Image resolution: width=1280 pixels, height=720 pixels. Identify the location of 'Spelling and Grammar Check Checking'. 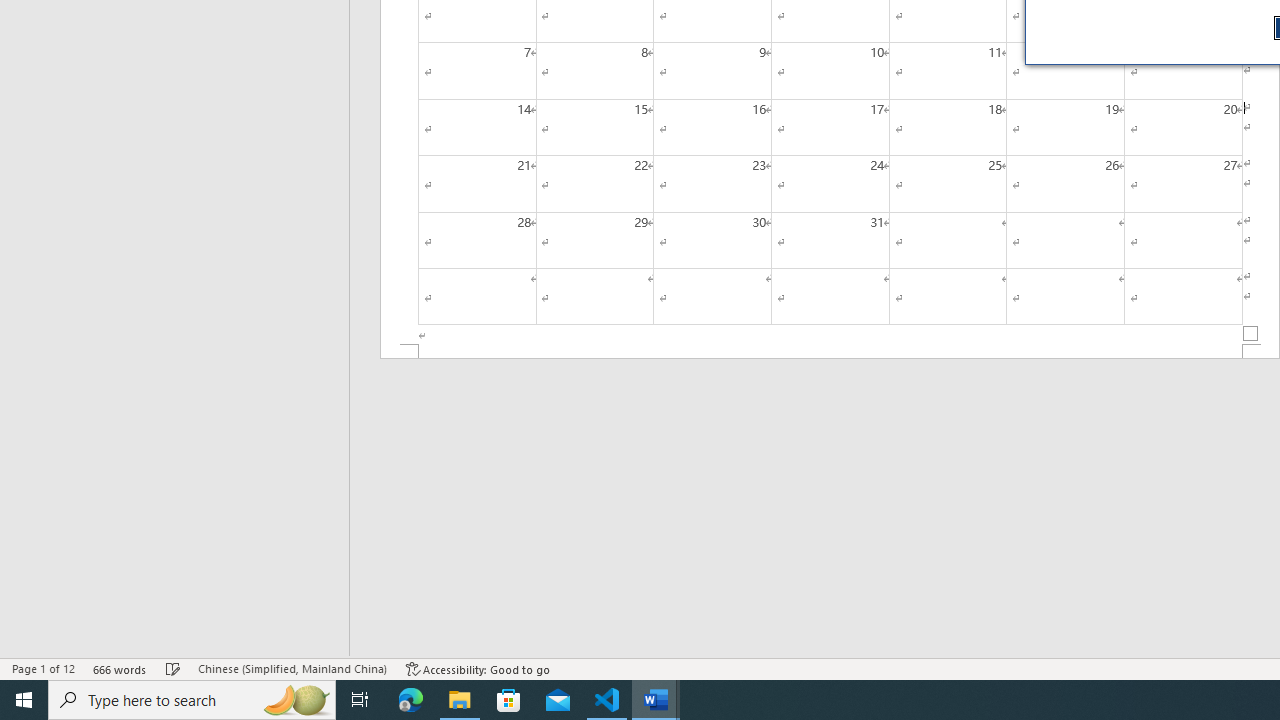
(173, 669).